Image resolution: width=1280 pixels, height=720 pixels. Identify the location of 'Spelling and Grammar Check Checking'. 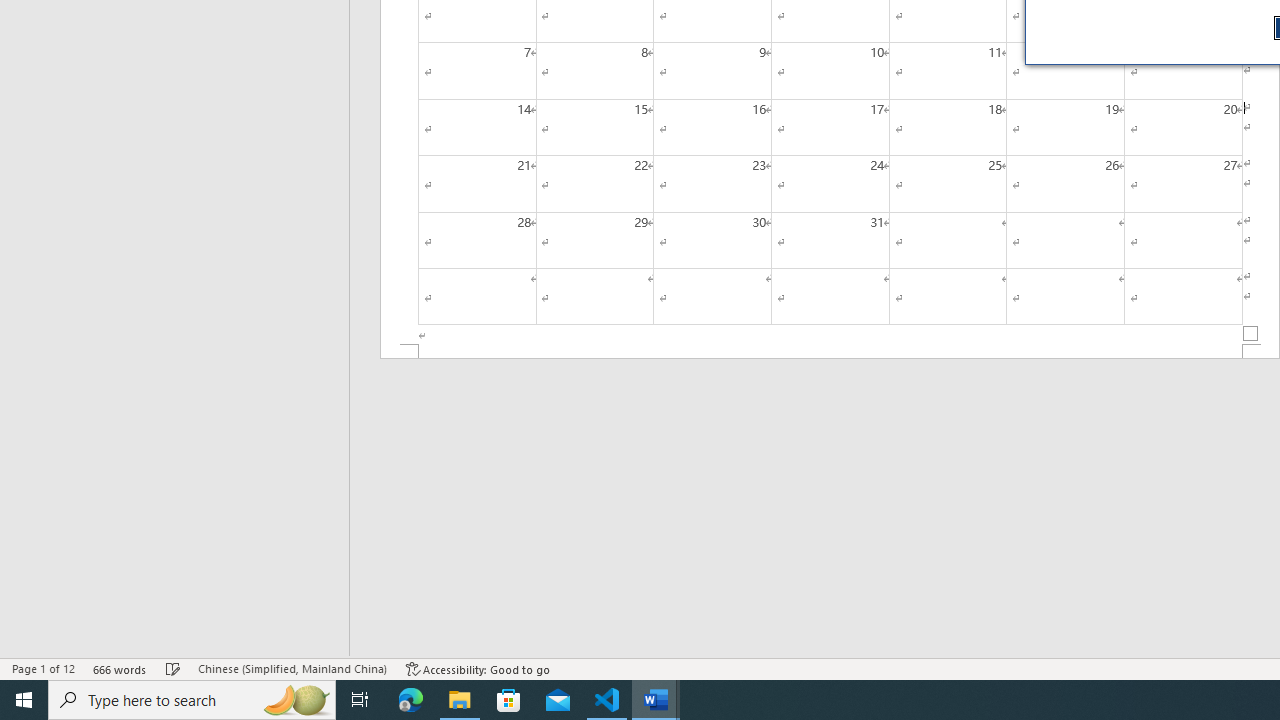
(173, 669).